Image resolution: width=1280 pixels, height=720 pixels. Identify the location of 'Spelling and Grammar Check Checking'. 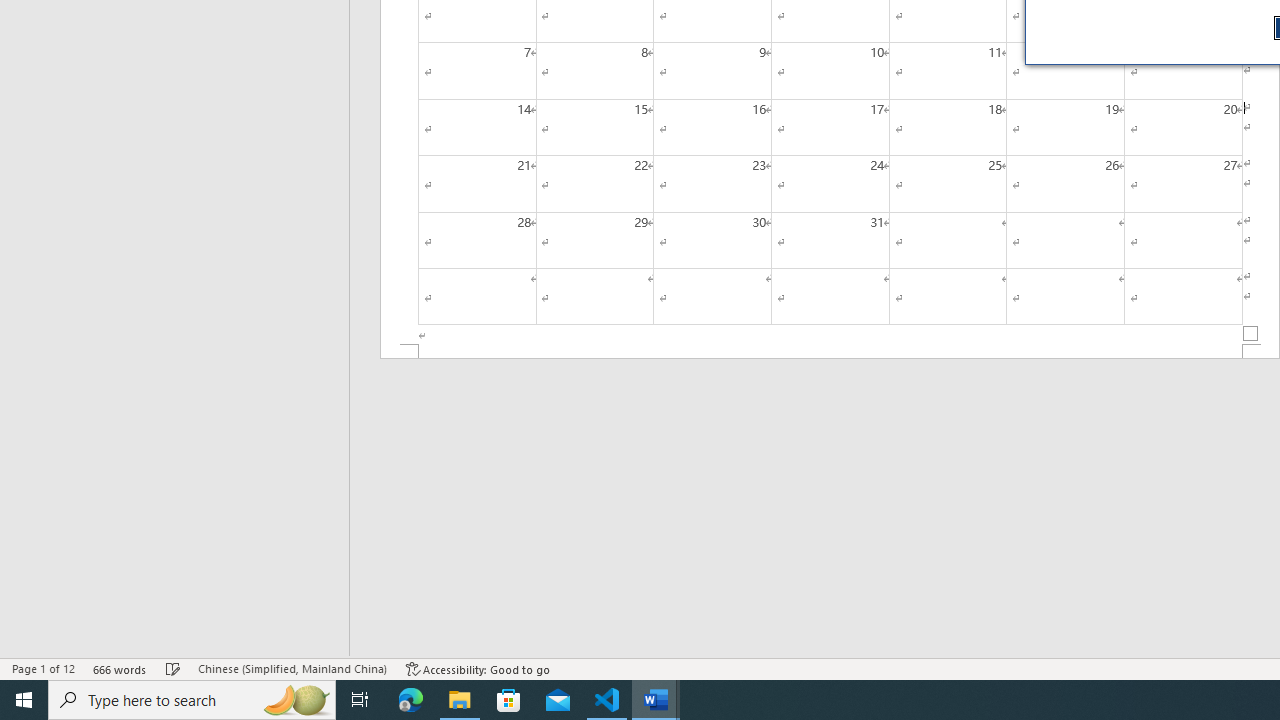
(173, 669).